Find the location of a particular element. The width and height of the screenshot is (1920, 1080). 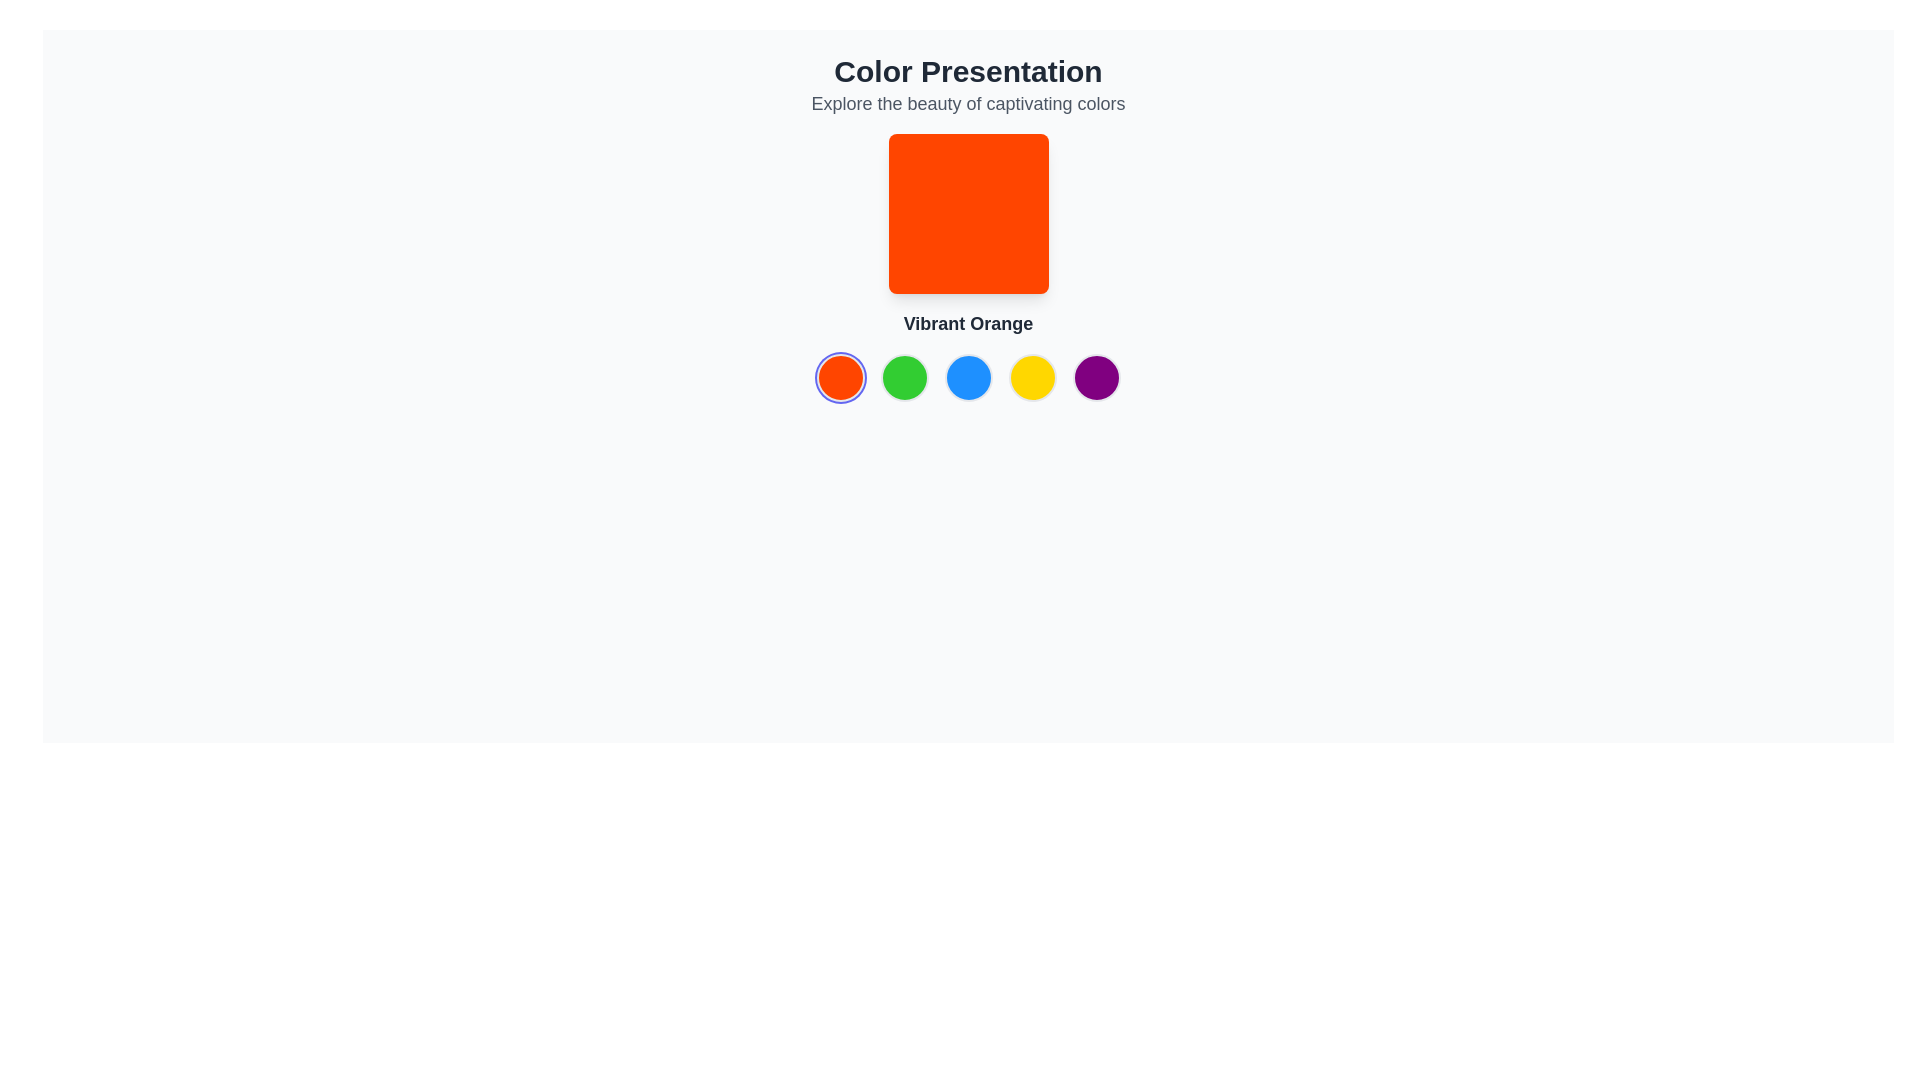

the leftmost circular button representing the 'Orange' color selection under the 'Color Presentation' section is located at coordinates (840, 378).